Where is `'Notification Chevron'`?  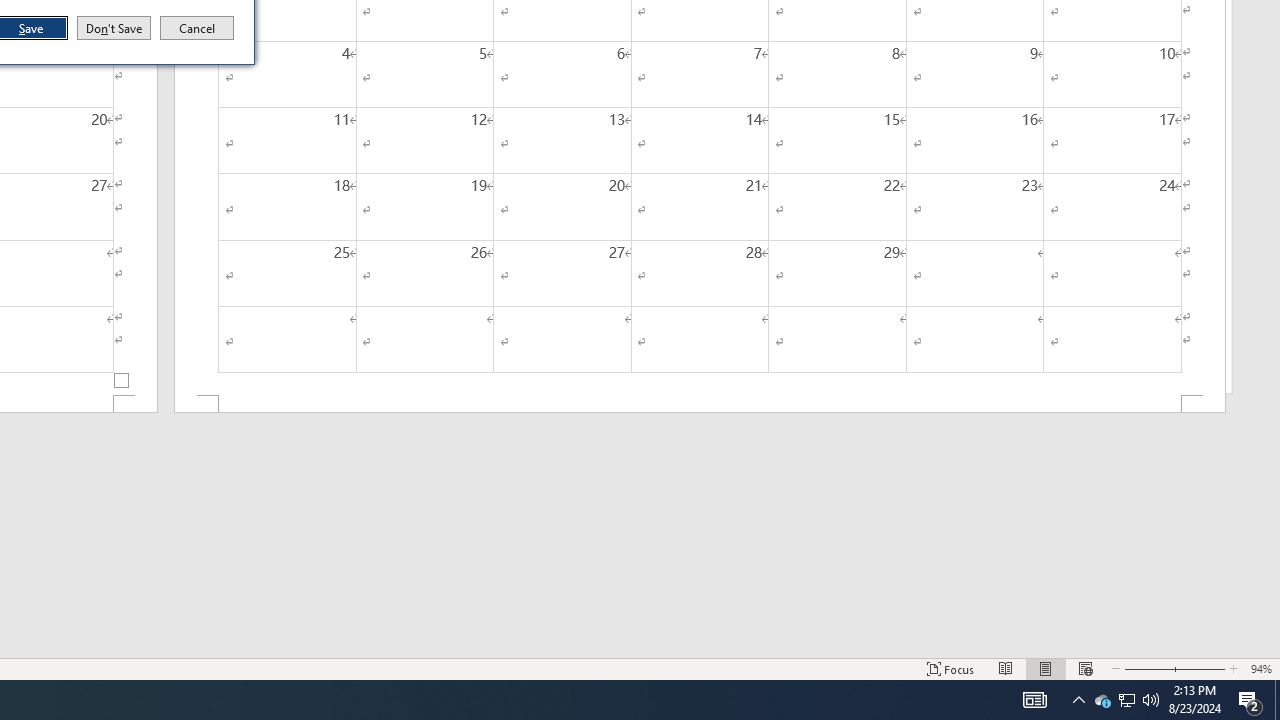
'Notification Chevron' is located at coordinates (1078, 698).